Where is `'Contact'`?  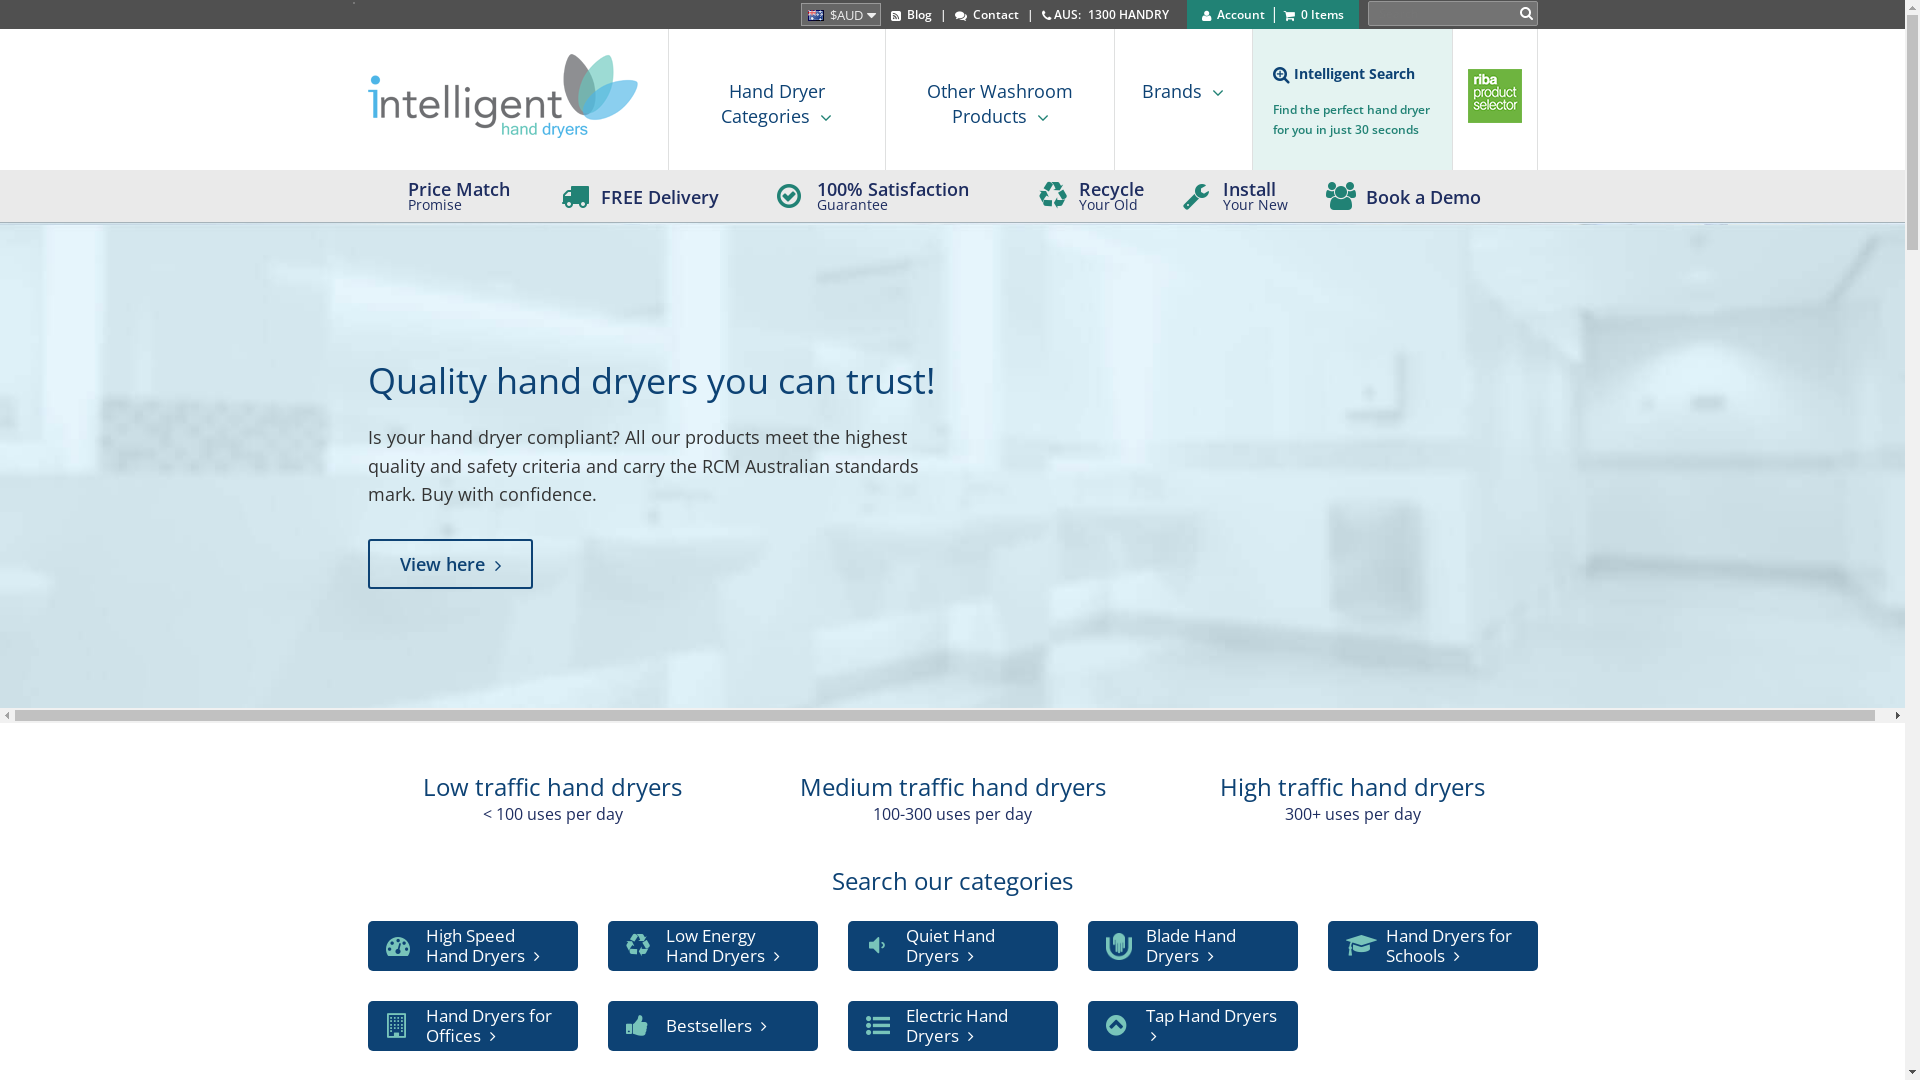 'Contact' is located at coordinates (985, 14).